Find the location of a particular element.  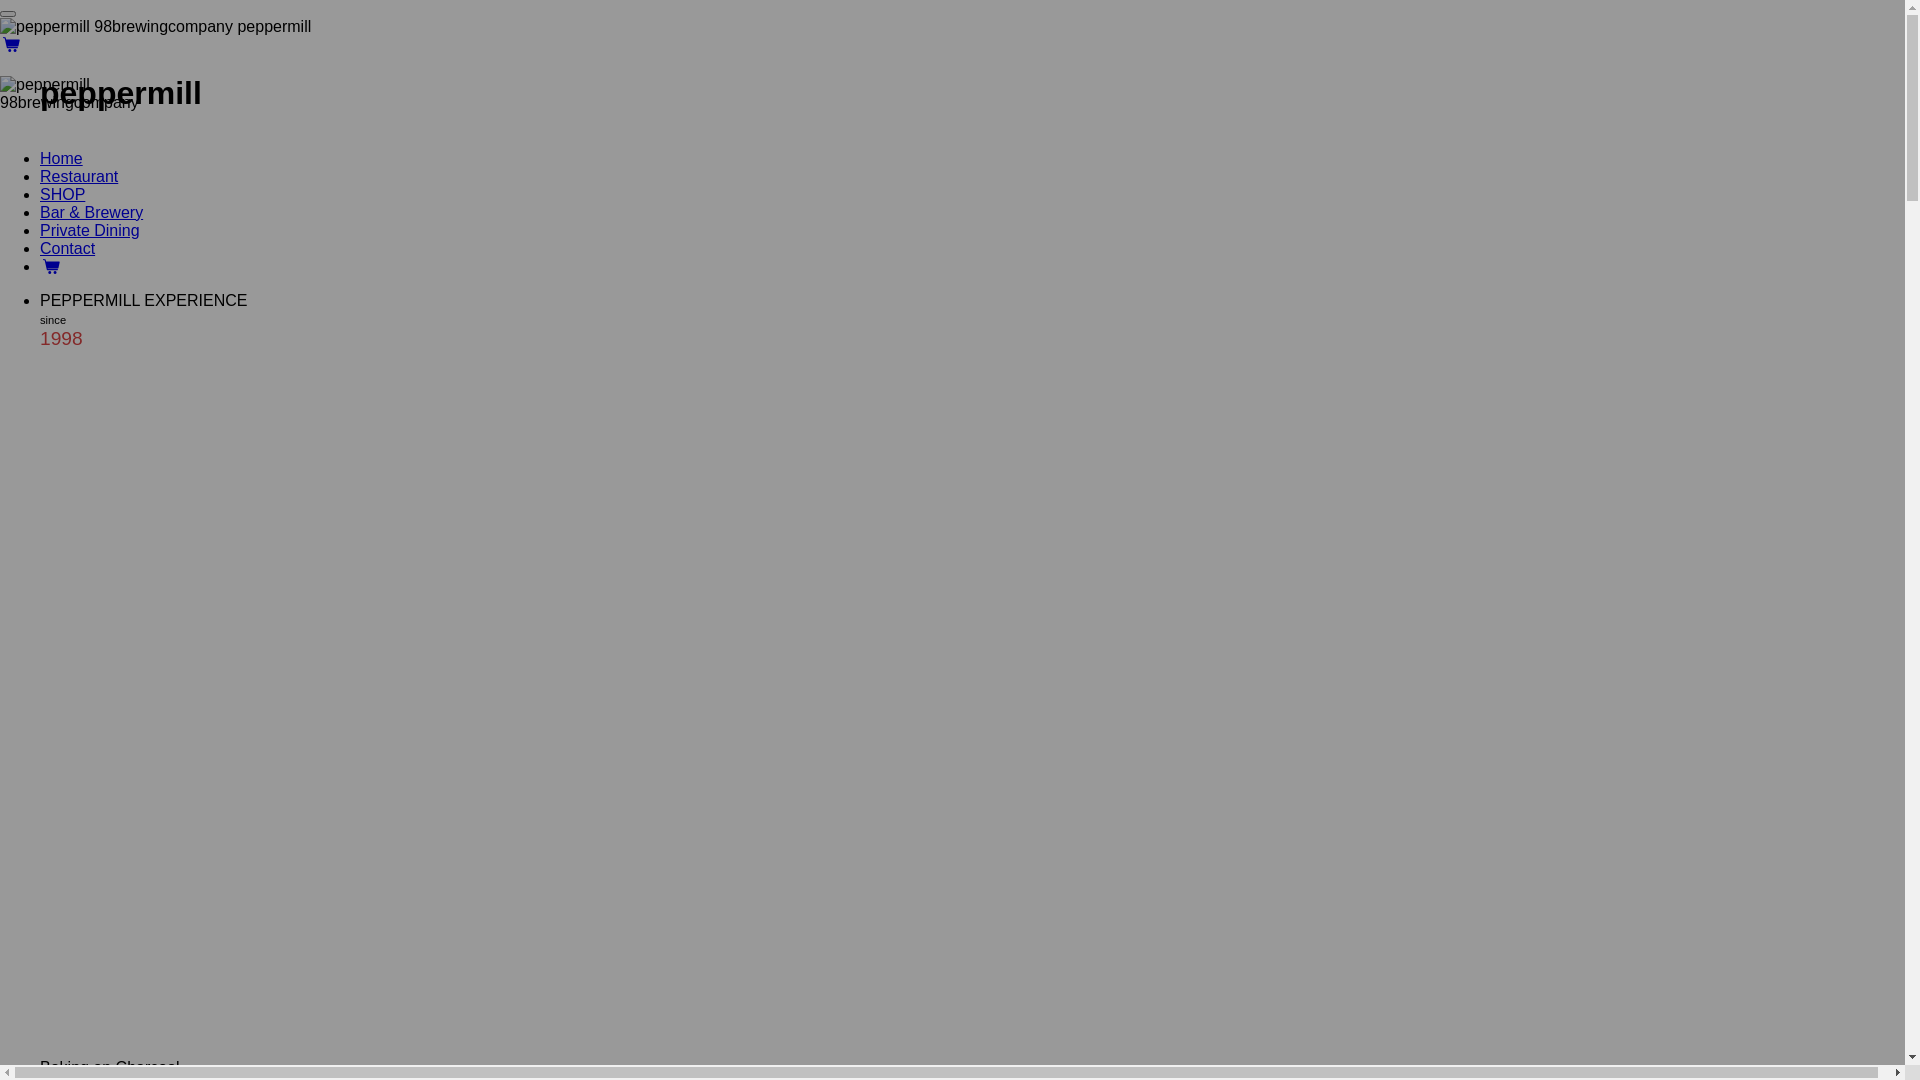

'Home' is located at coordinates (39, 157).